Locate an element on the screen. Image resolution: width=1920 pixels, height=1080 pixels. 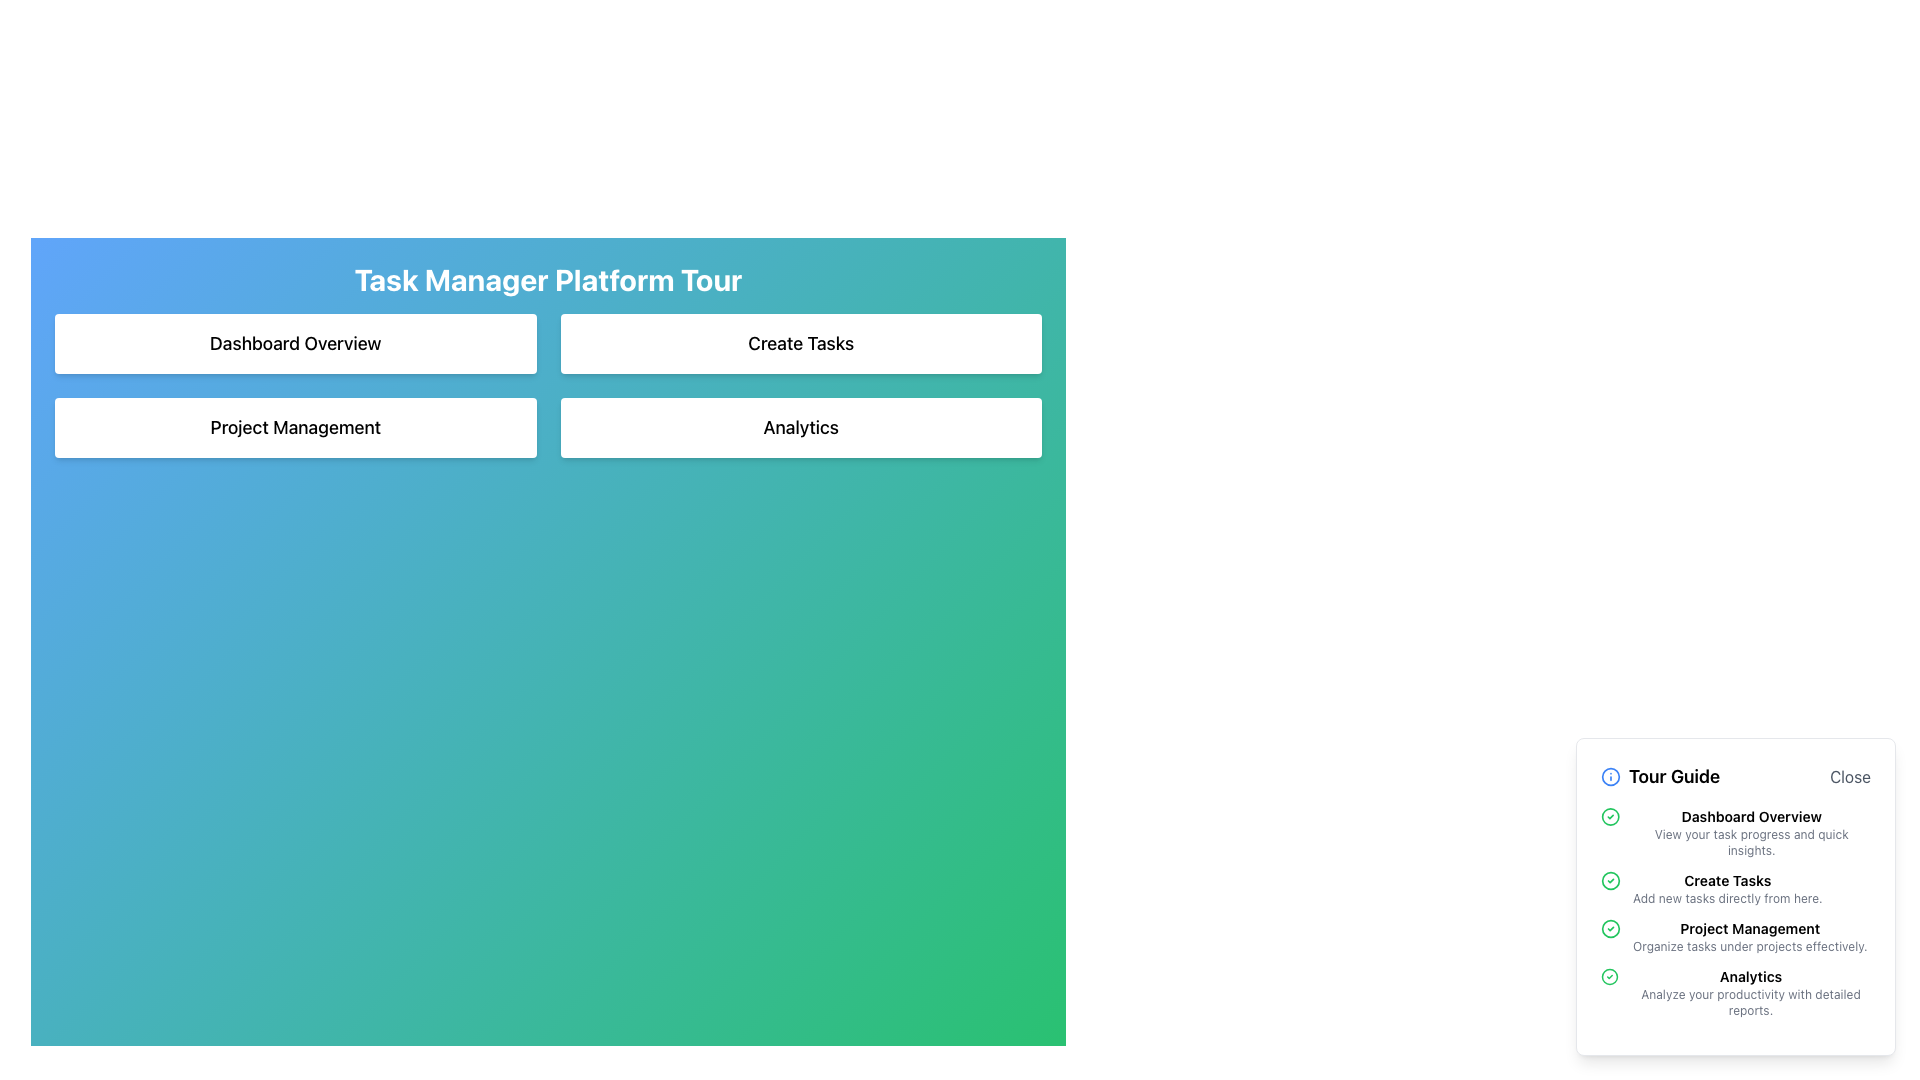
the descriptive text label located beneath the 'Analytics' title in the right-side pop-up guide is located at coordinates (1750, 1002).